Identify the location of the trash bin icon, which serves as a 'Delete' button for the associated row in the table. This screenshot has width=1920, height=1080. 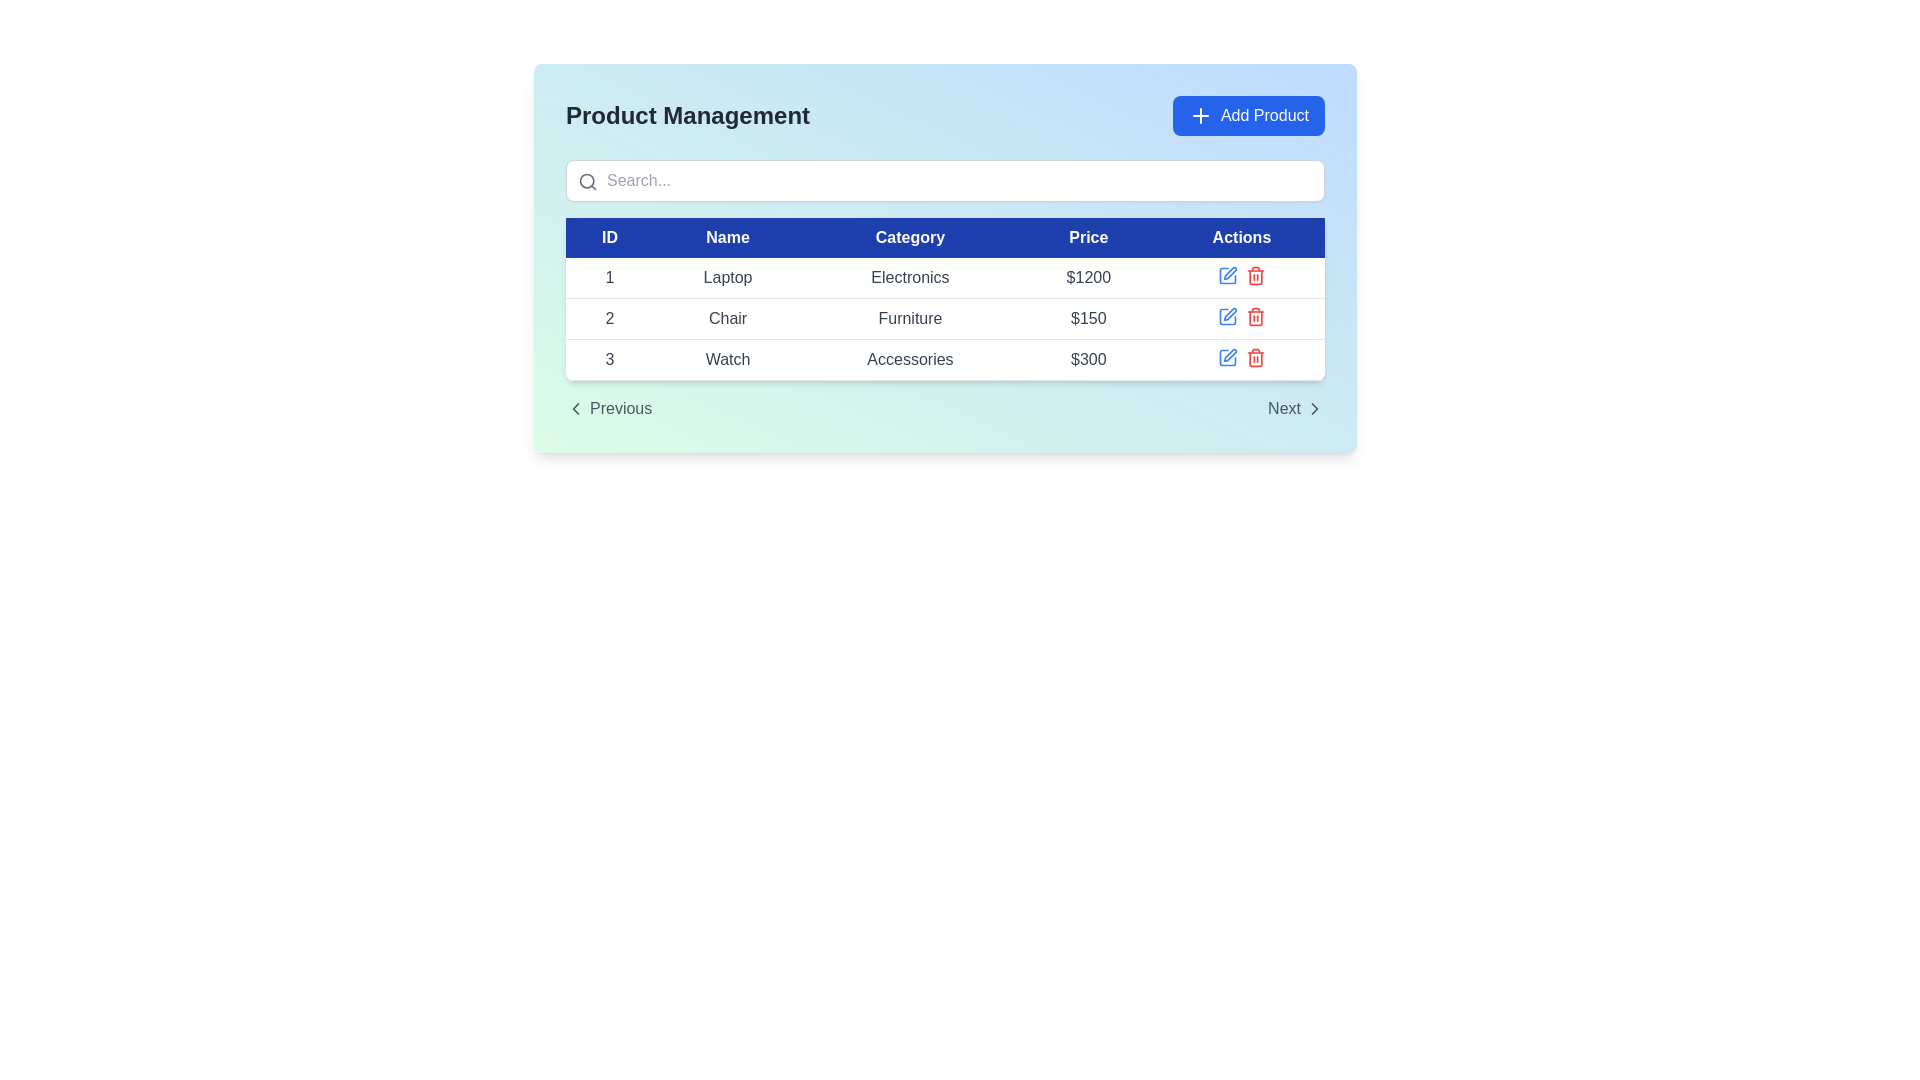
(1254, 315).